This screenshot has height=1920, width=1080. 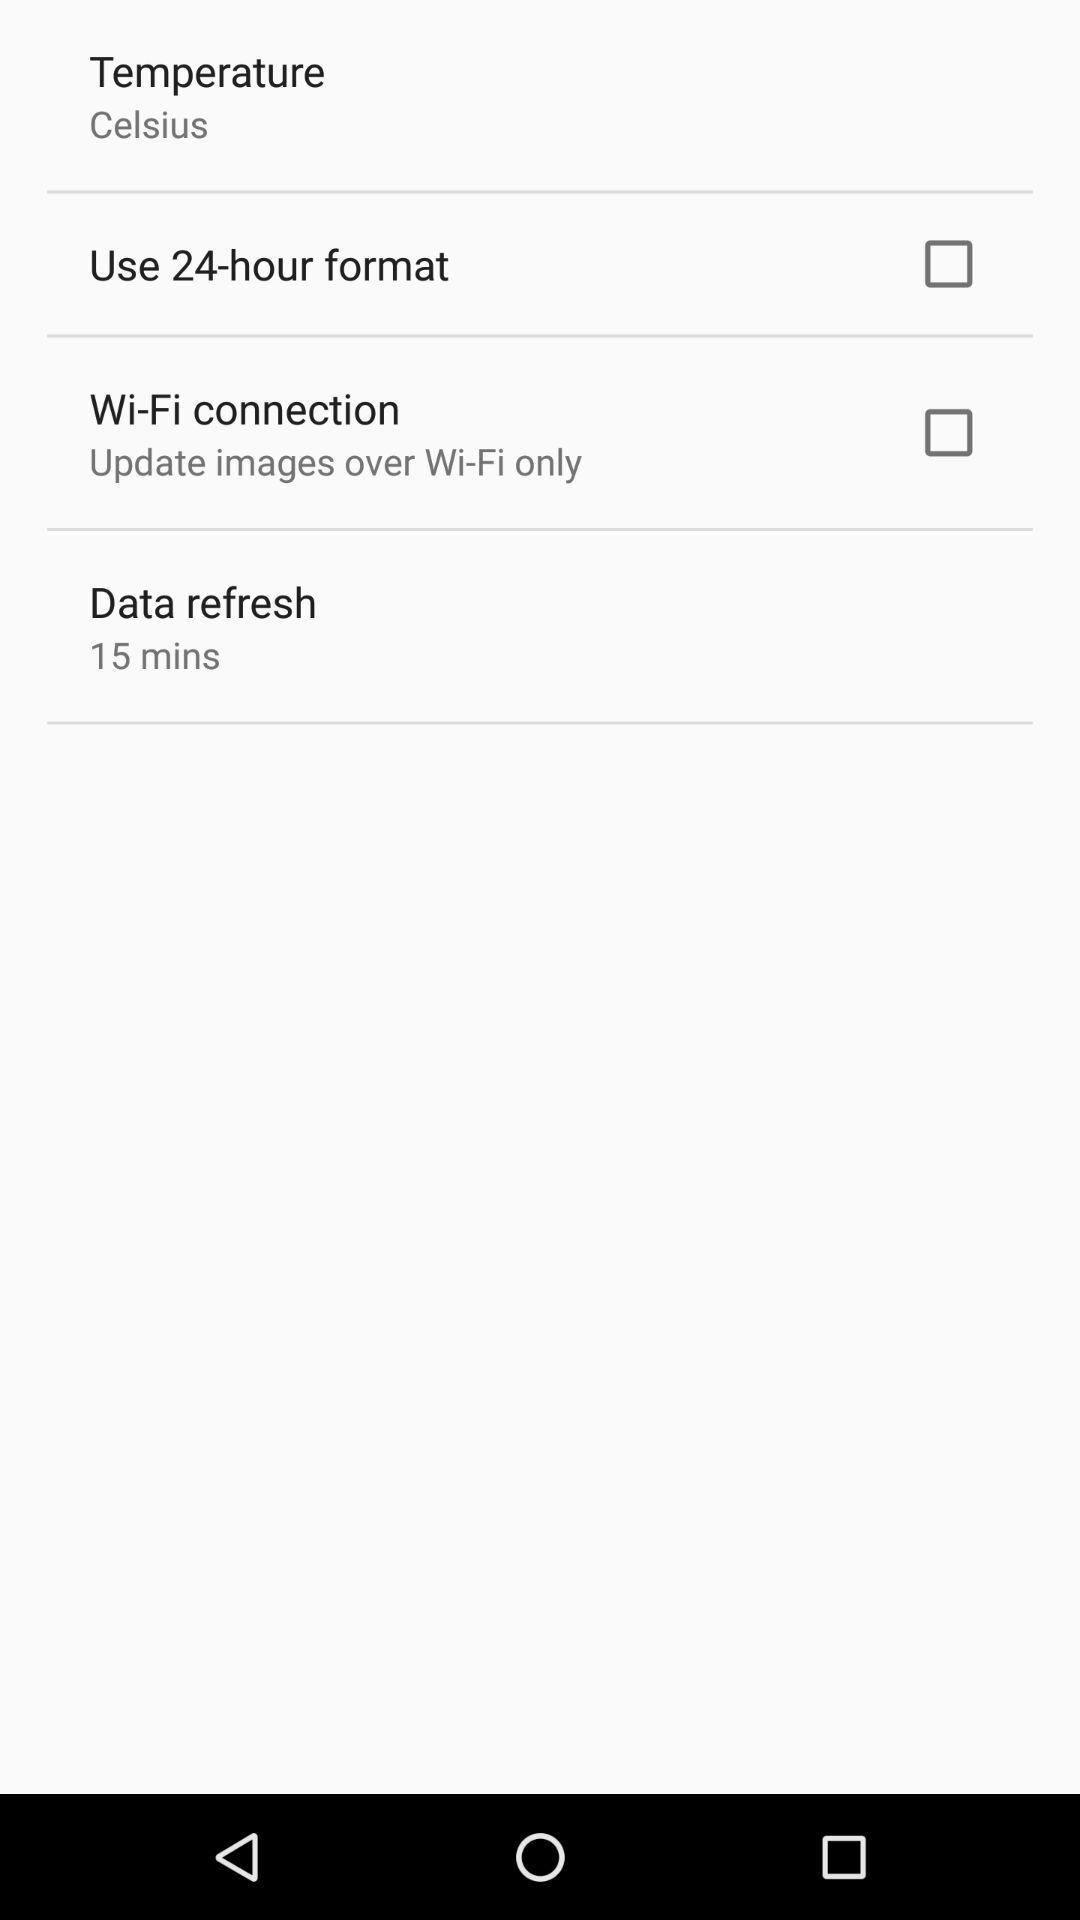 I want to click on the icon below temperature app, so click(x=147, y=122).